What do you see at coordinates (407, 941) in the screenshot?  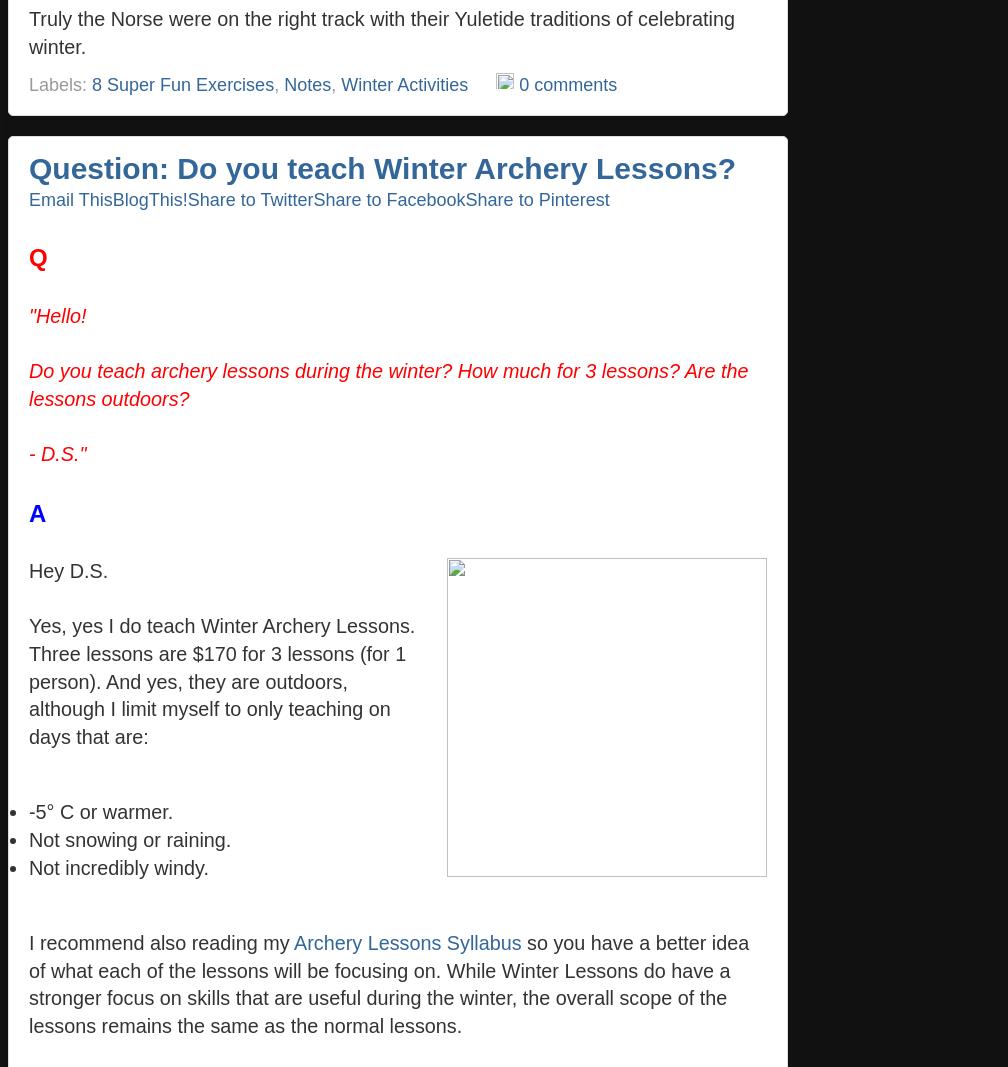 I see `'Archery Lessons Syllabus'` at bounding box center [407, 941].